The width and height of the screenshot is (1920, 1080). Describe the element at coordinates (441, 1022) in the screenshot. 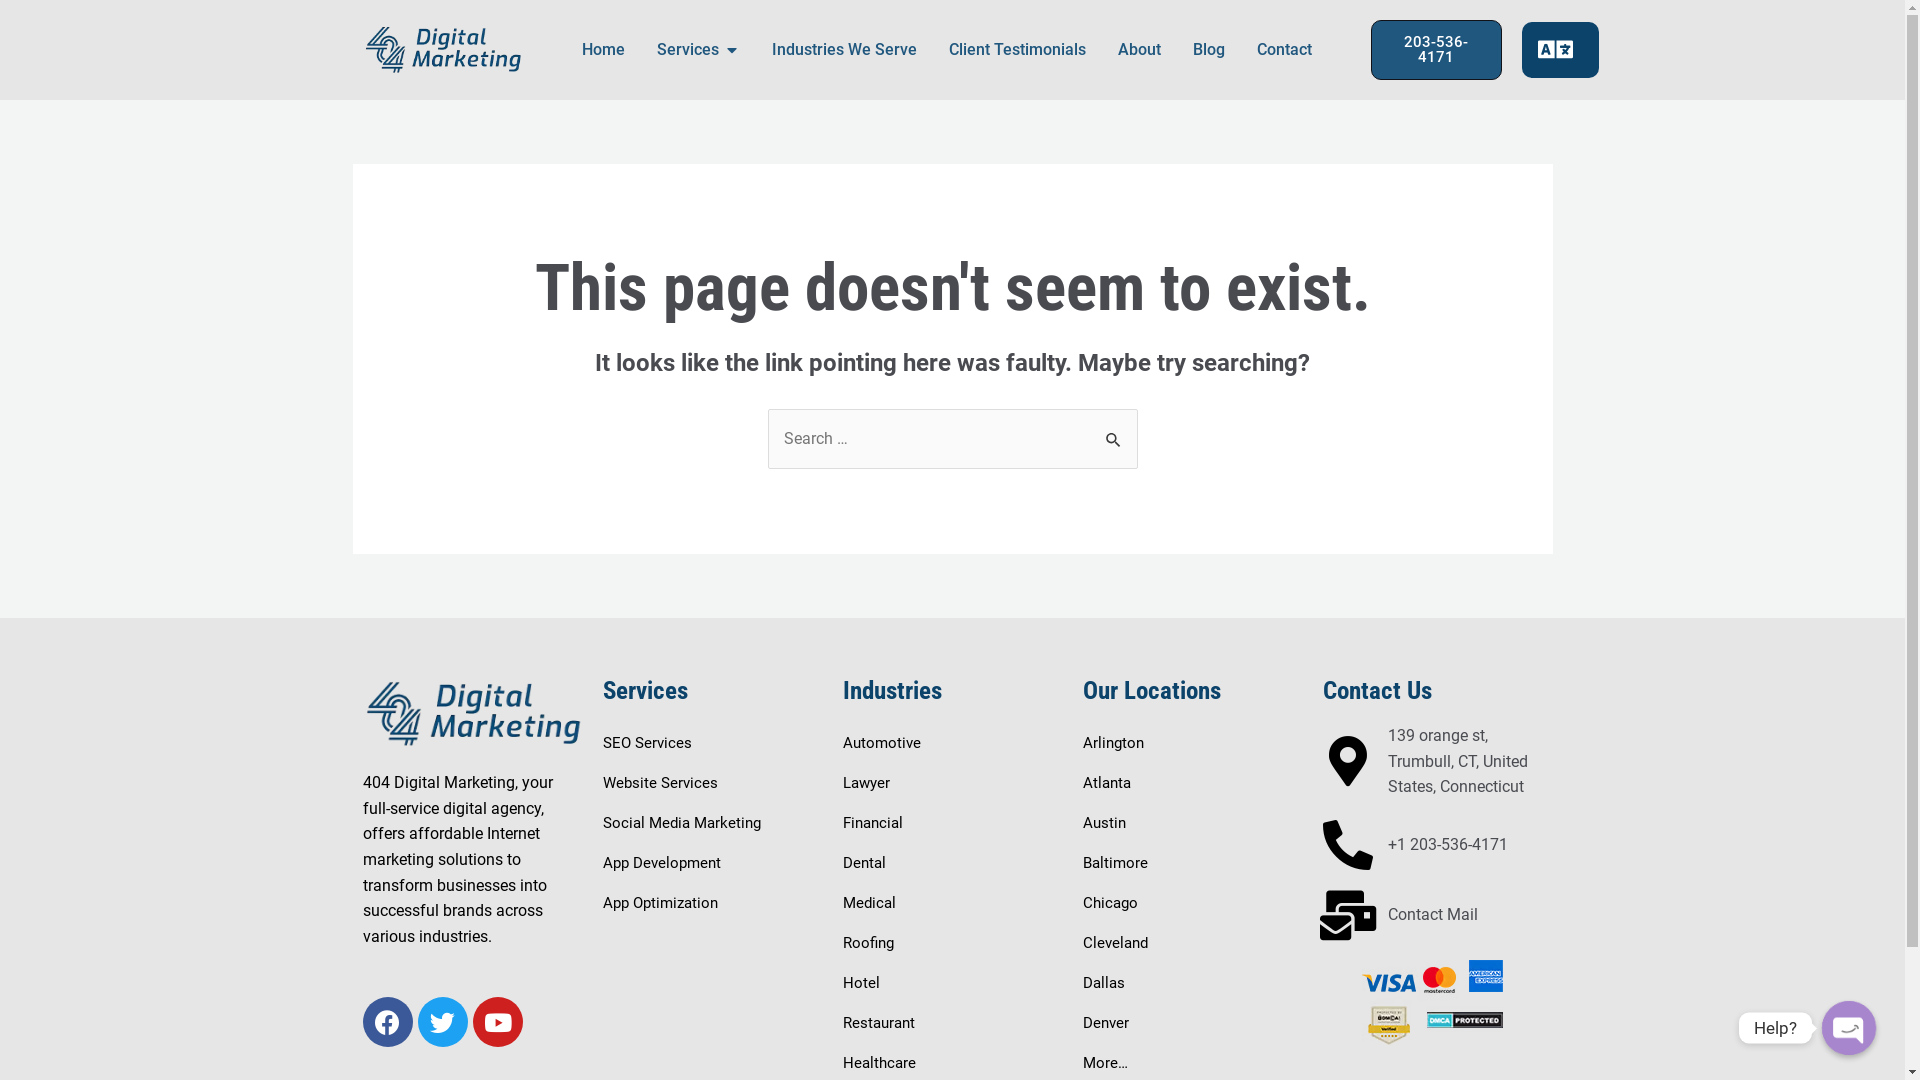

I see `'Twitter'` at that location.